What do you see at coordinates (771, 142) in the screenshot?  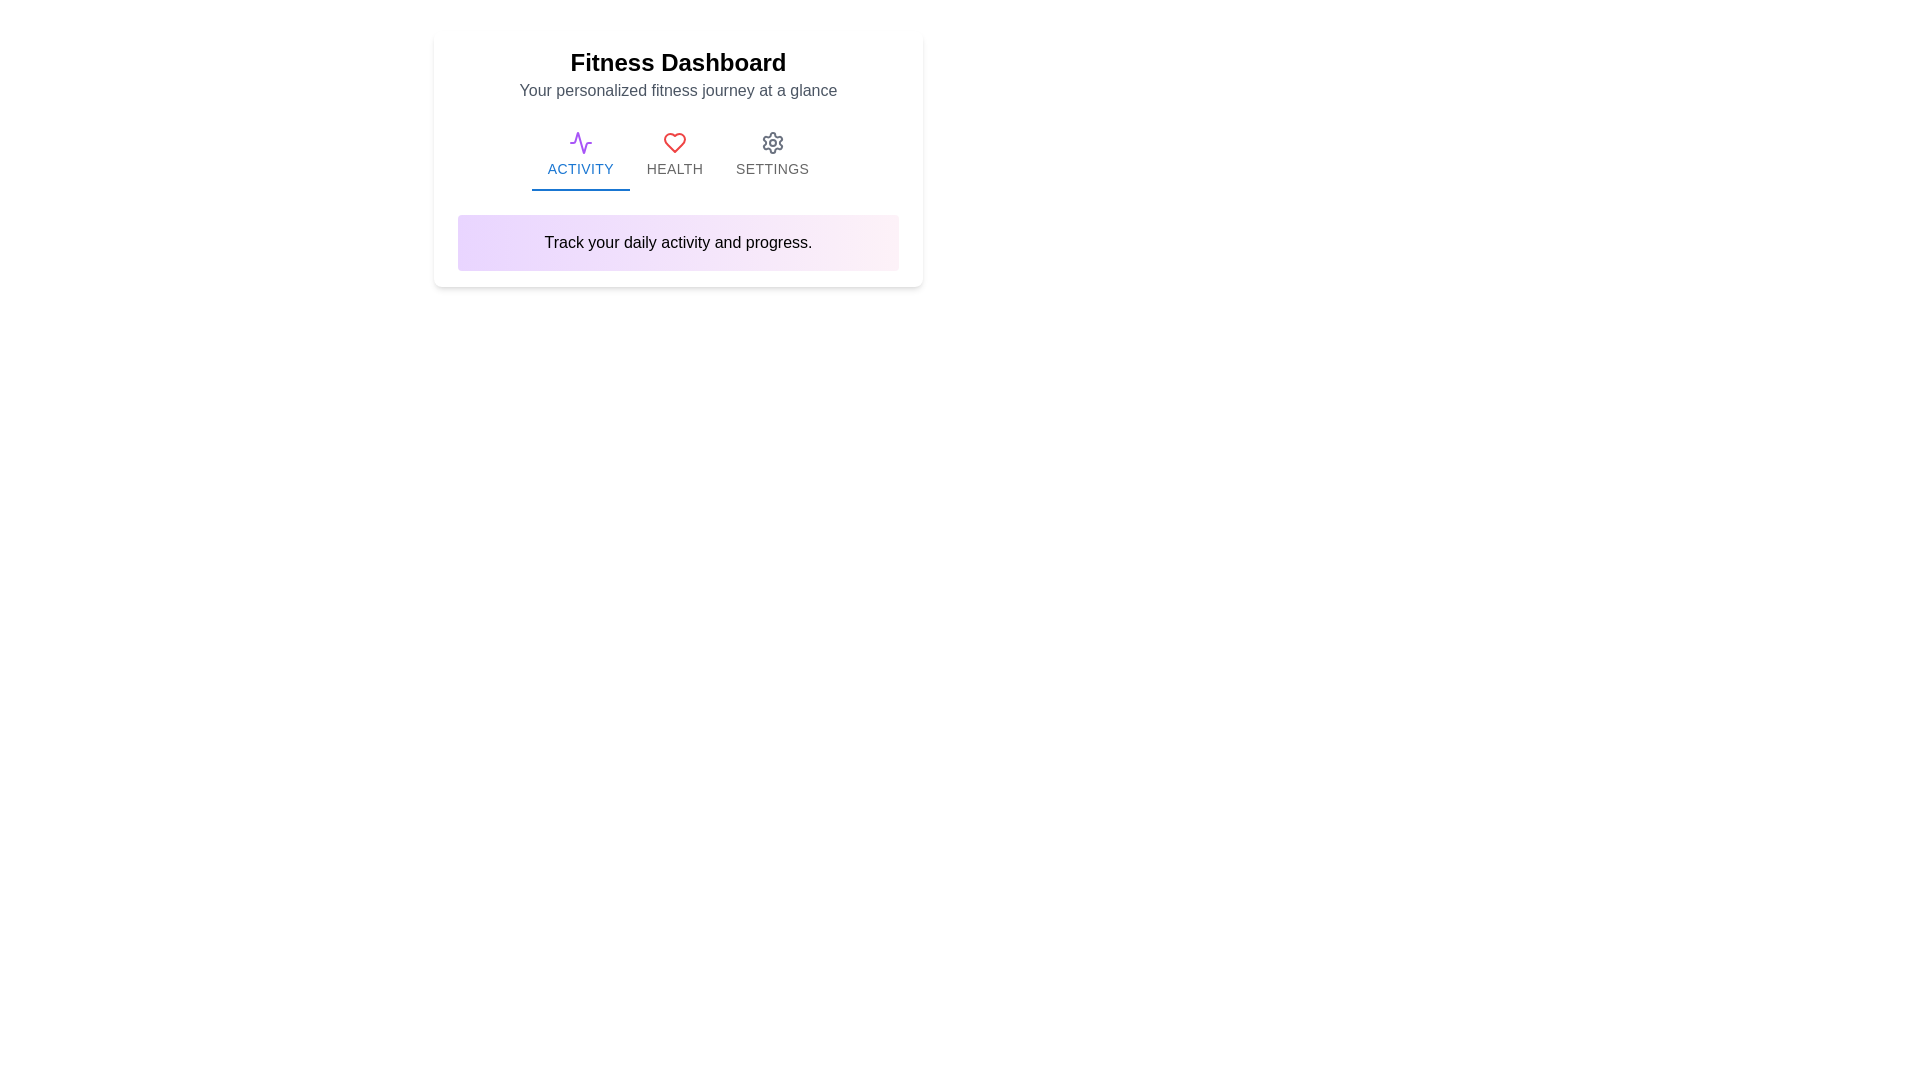 I see `the gear-shaped icon in the 'SETTINGS' tab of the Fitness Dashboard` at bounding box center [771, 142].